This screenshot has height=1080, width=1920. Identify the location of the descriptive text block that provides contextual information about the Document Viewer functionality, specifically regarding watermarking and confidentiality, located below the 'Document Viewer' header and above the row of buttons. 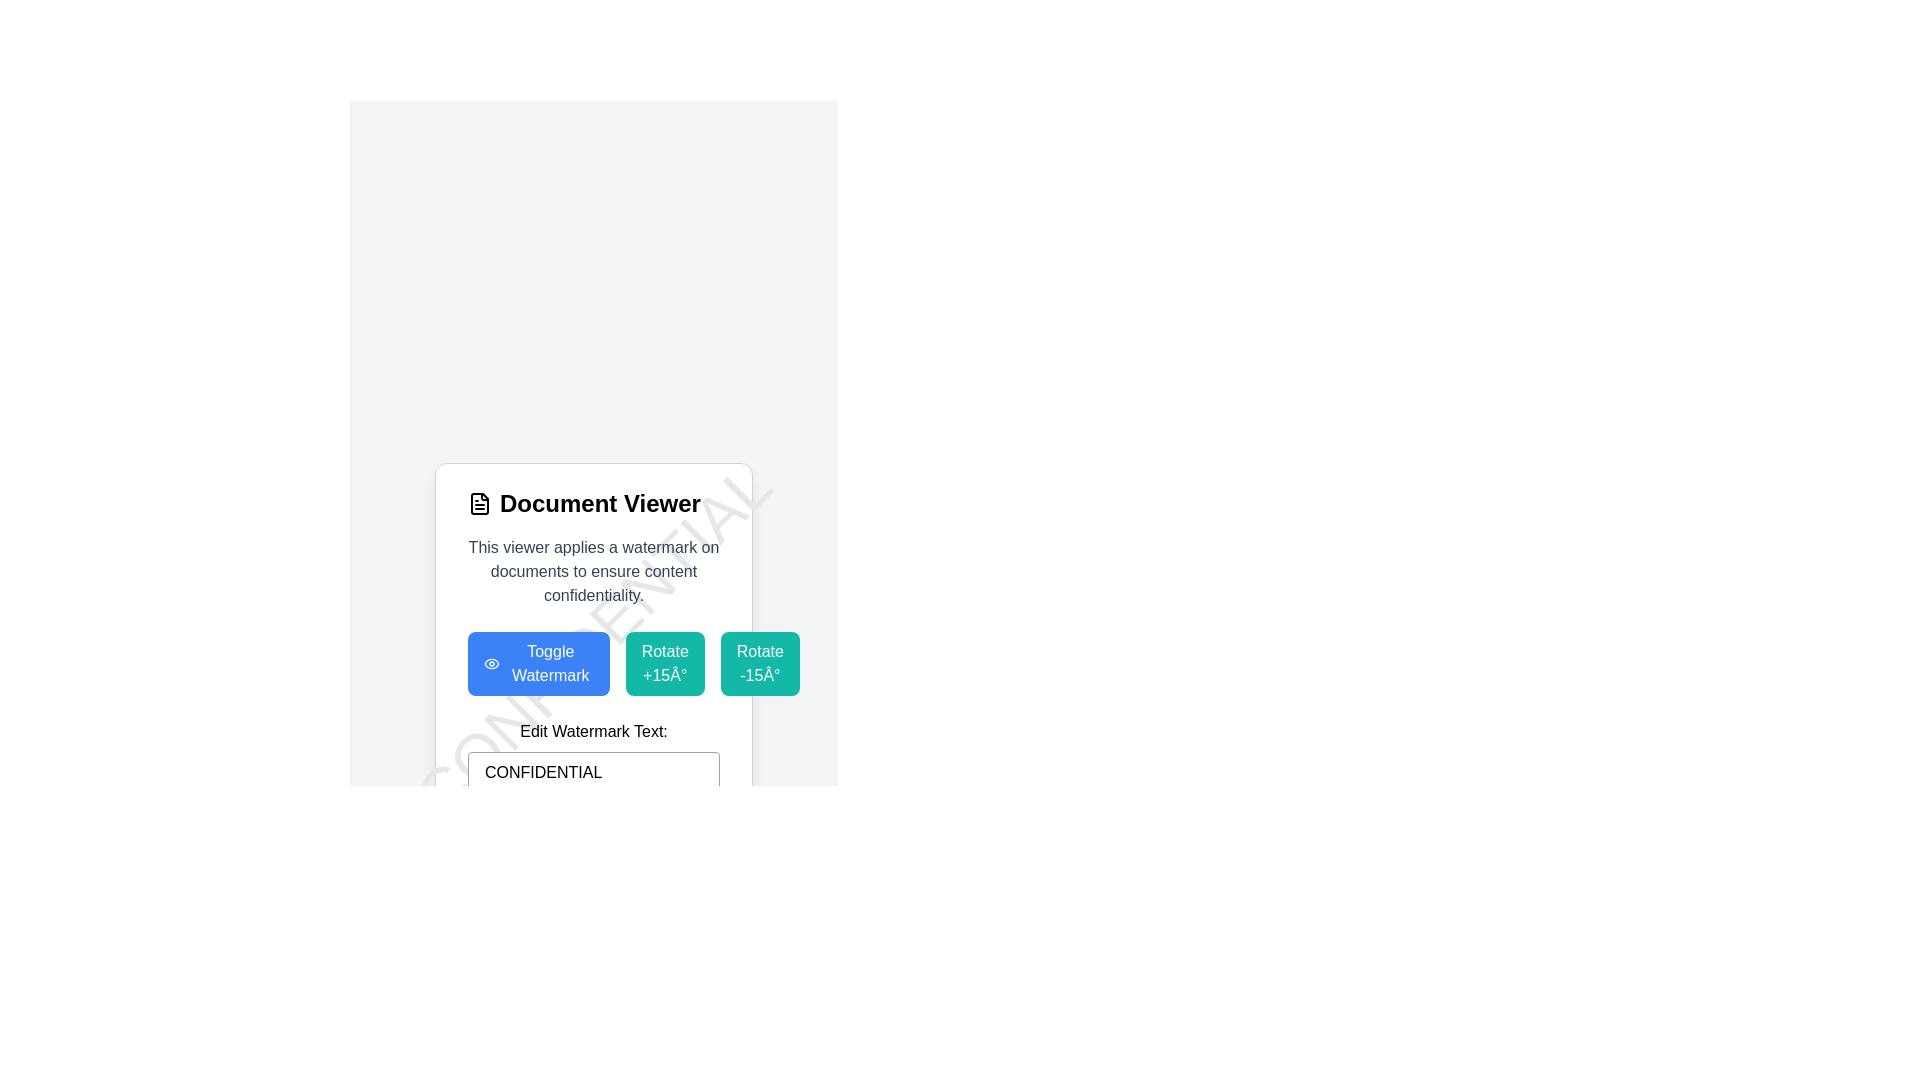
(593, 571).